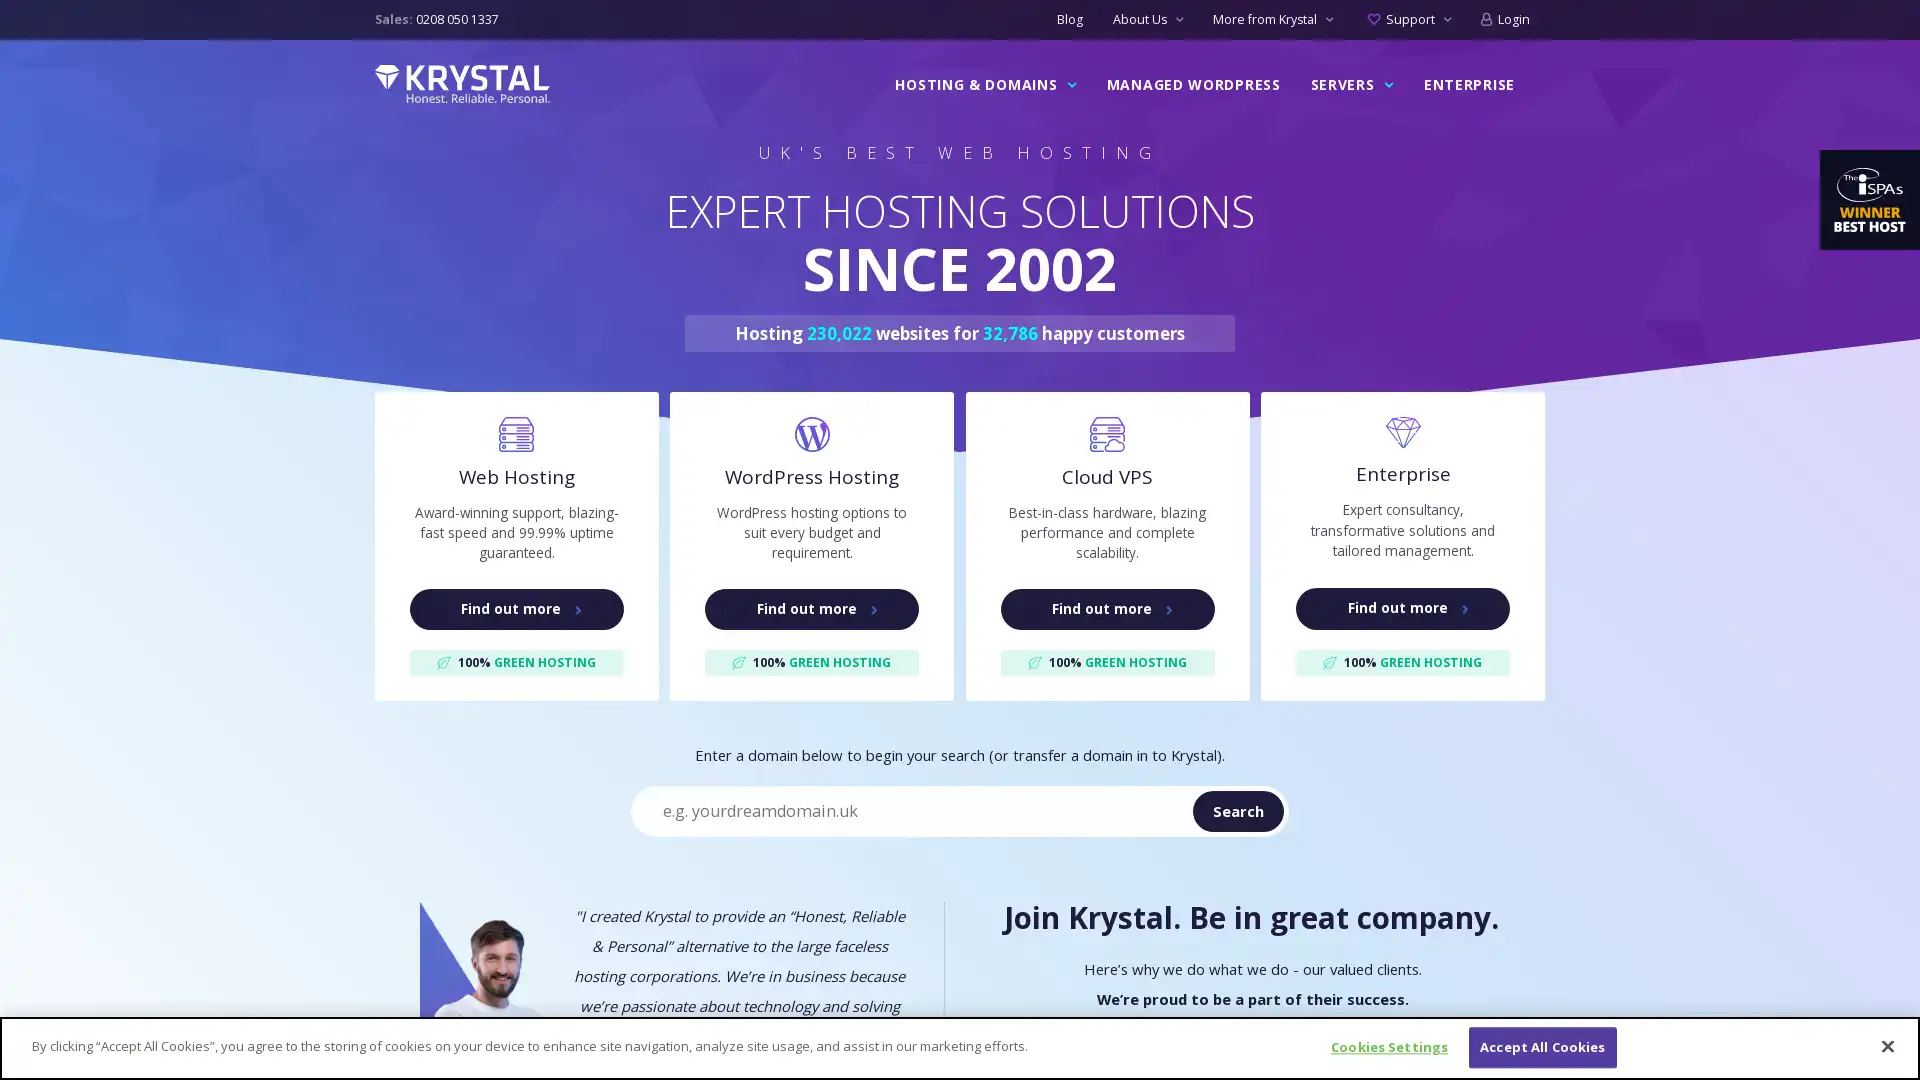 Image resolution: width=1920 pixels, height=1080 pixels. Describe the element at coordinates (1541, 1046) in the screenshot. I see `Accept All Cookies` at that location.